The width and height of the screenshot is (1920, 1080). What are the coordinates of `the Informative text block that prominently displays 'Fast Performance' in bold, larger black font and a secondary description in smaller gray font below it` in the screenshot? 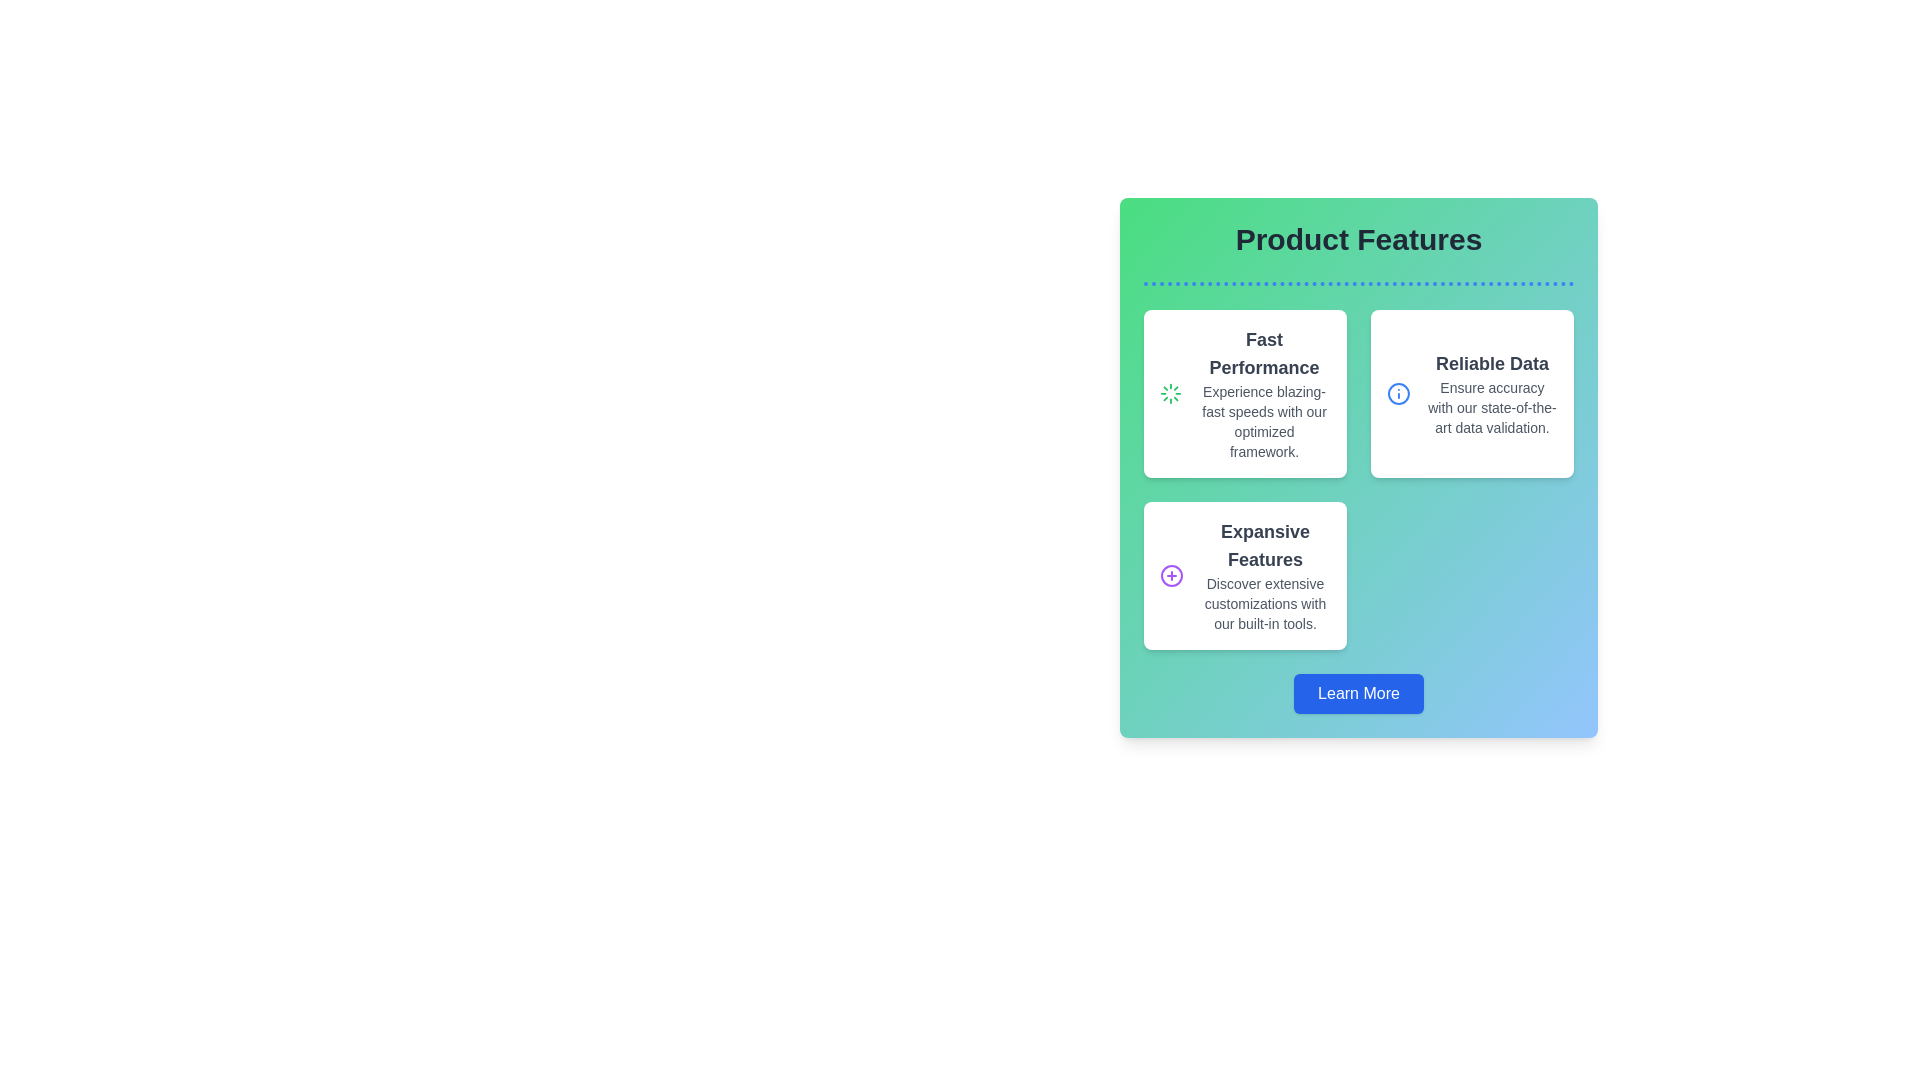 It's located at (1263, 393).